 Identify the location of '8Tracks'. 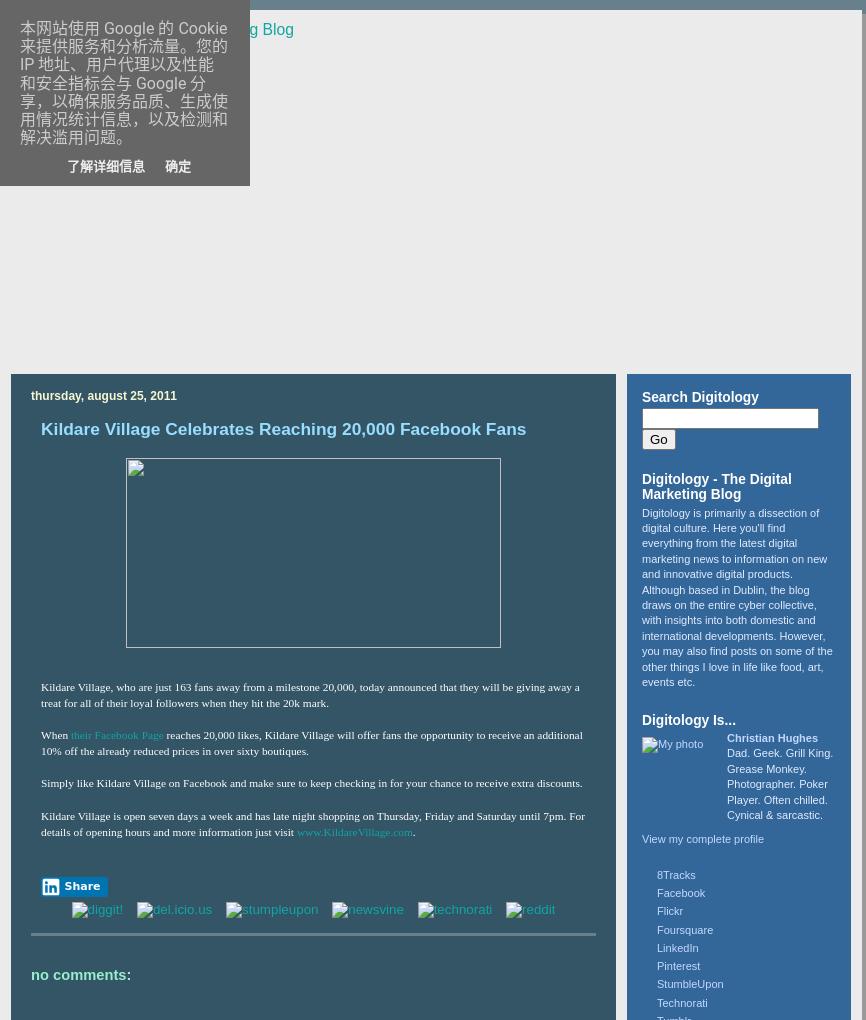
(656, 873).